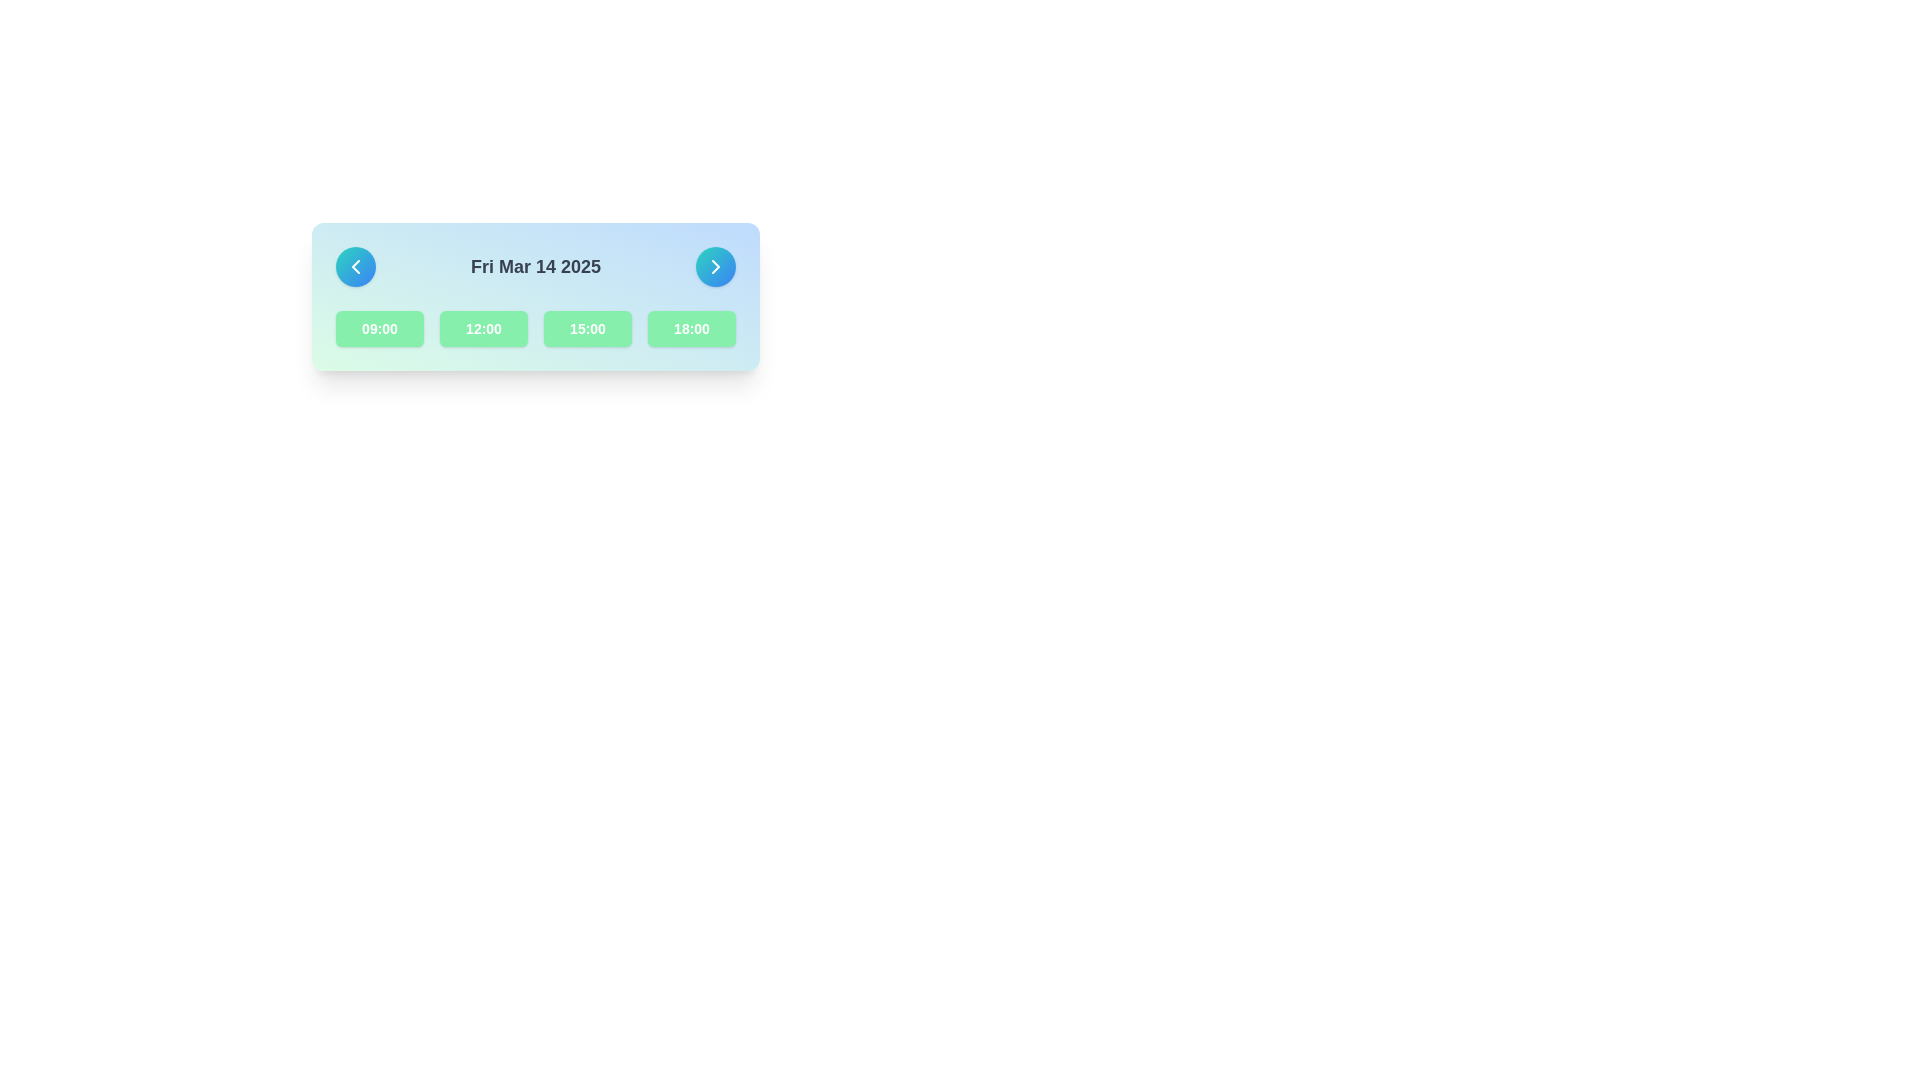 The height and width of the screenshot is (1080, 1920). What do you see at coordinates (379, 327) in the screenshot?
I see `the selectable time option button for '09:00', located in the first position of a row of buttons` at bounding box center [379, 327].